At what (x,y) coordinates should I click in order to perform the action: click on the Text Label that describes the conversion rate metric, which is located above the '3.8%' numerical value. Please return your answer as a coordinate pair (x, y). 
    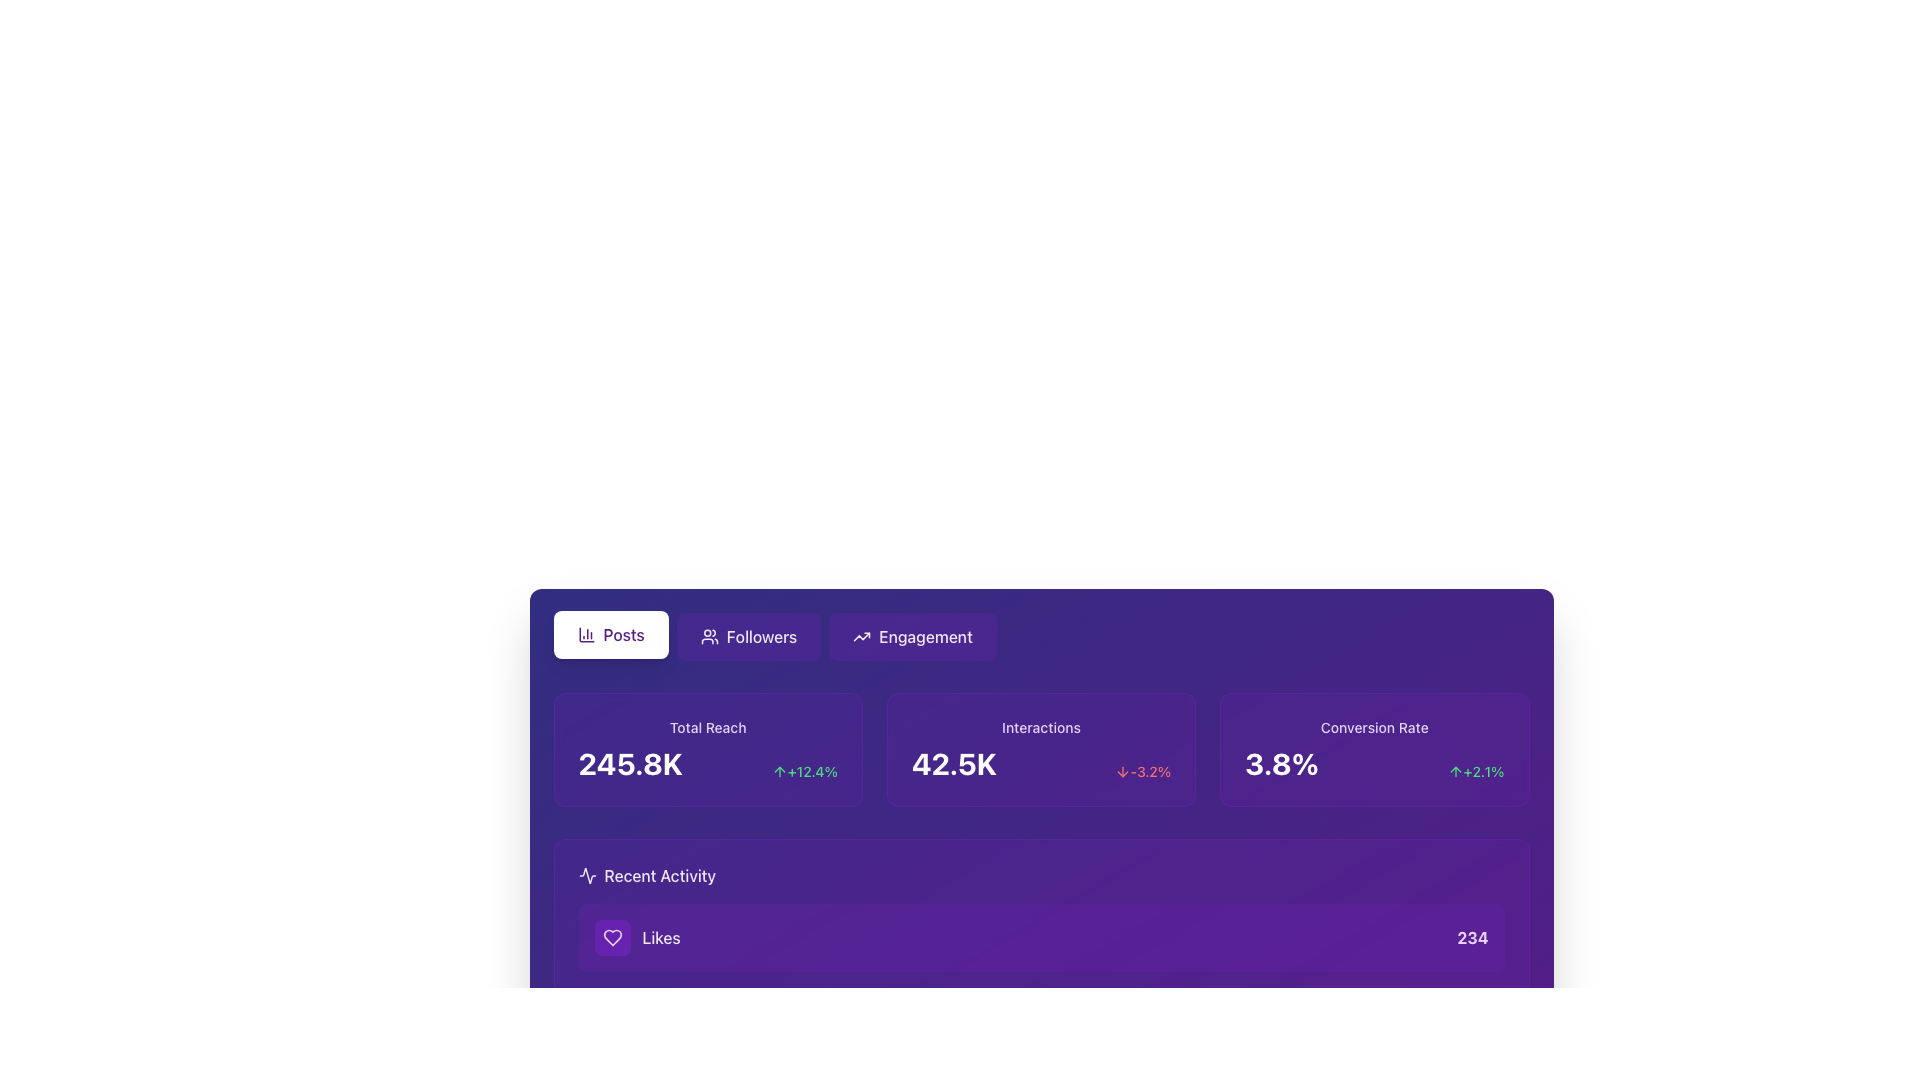
    Looking at the image, I should click on (1373, 728).